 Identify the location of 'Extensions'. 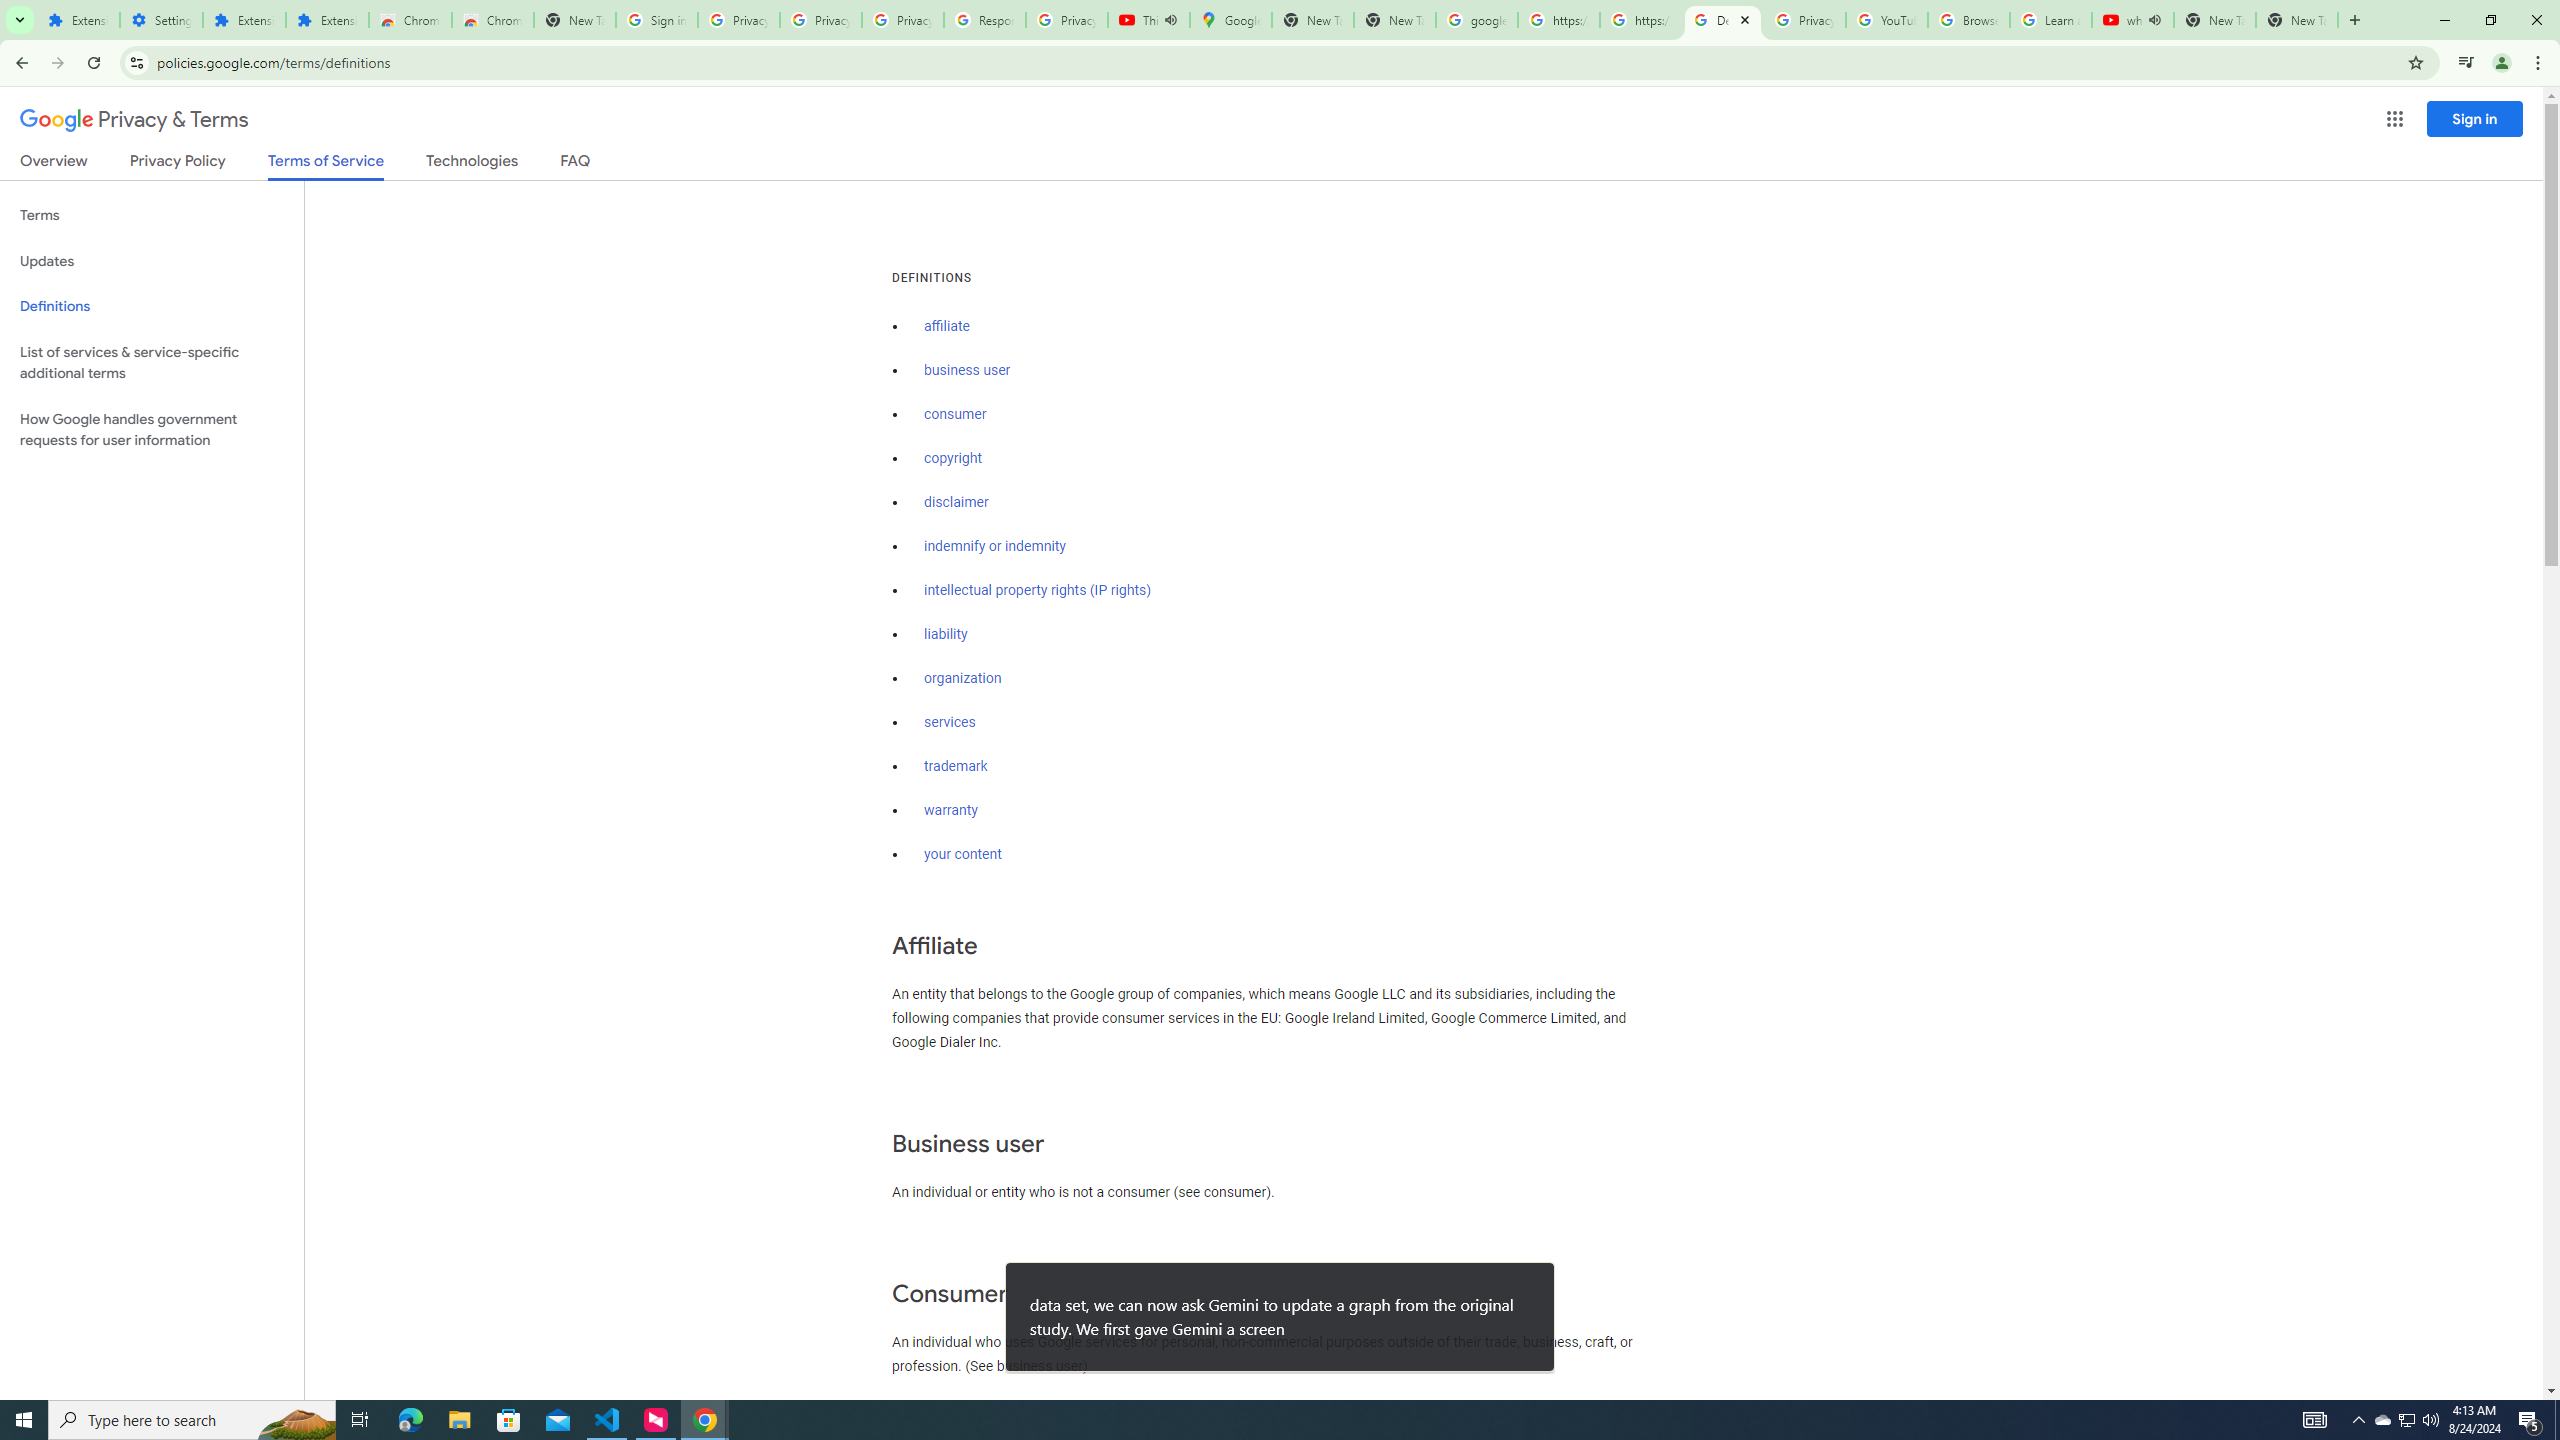
(244, 19).